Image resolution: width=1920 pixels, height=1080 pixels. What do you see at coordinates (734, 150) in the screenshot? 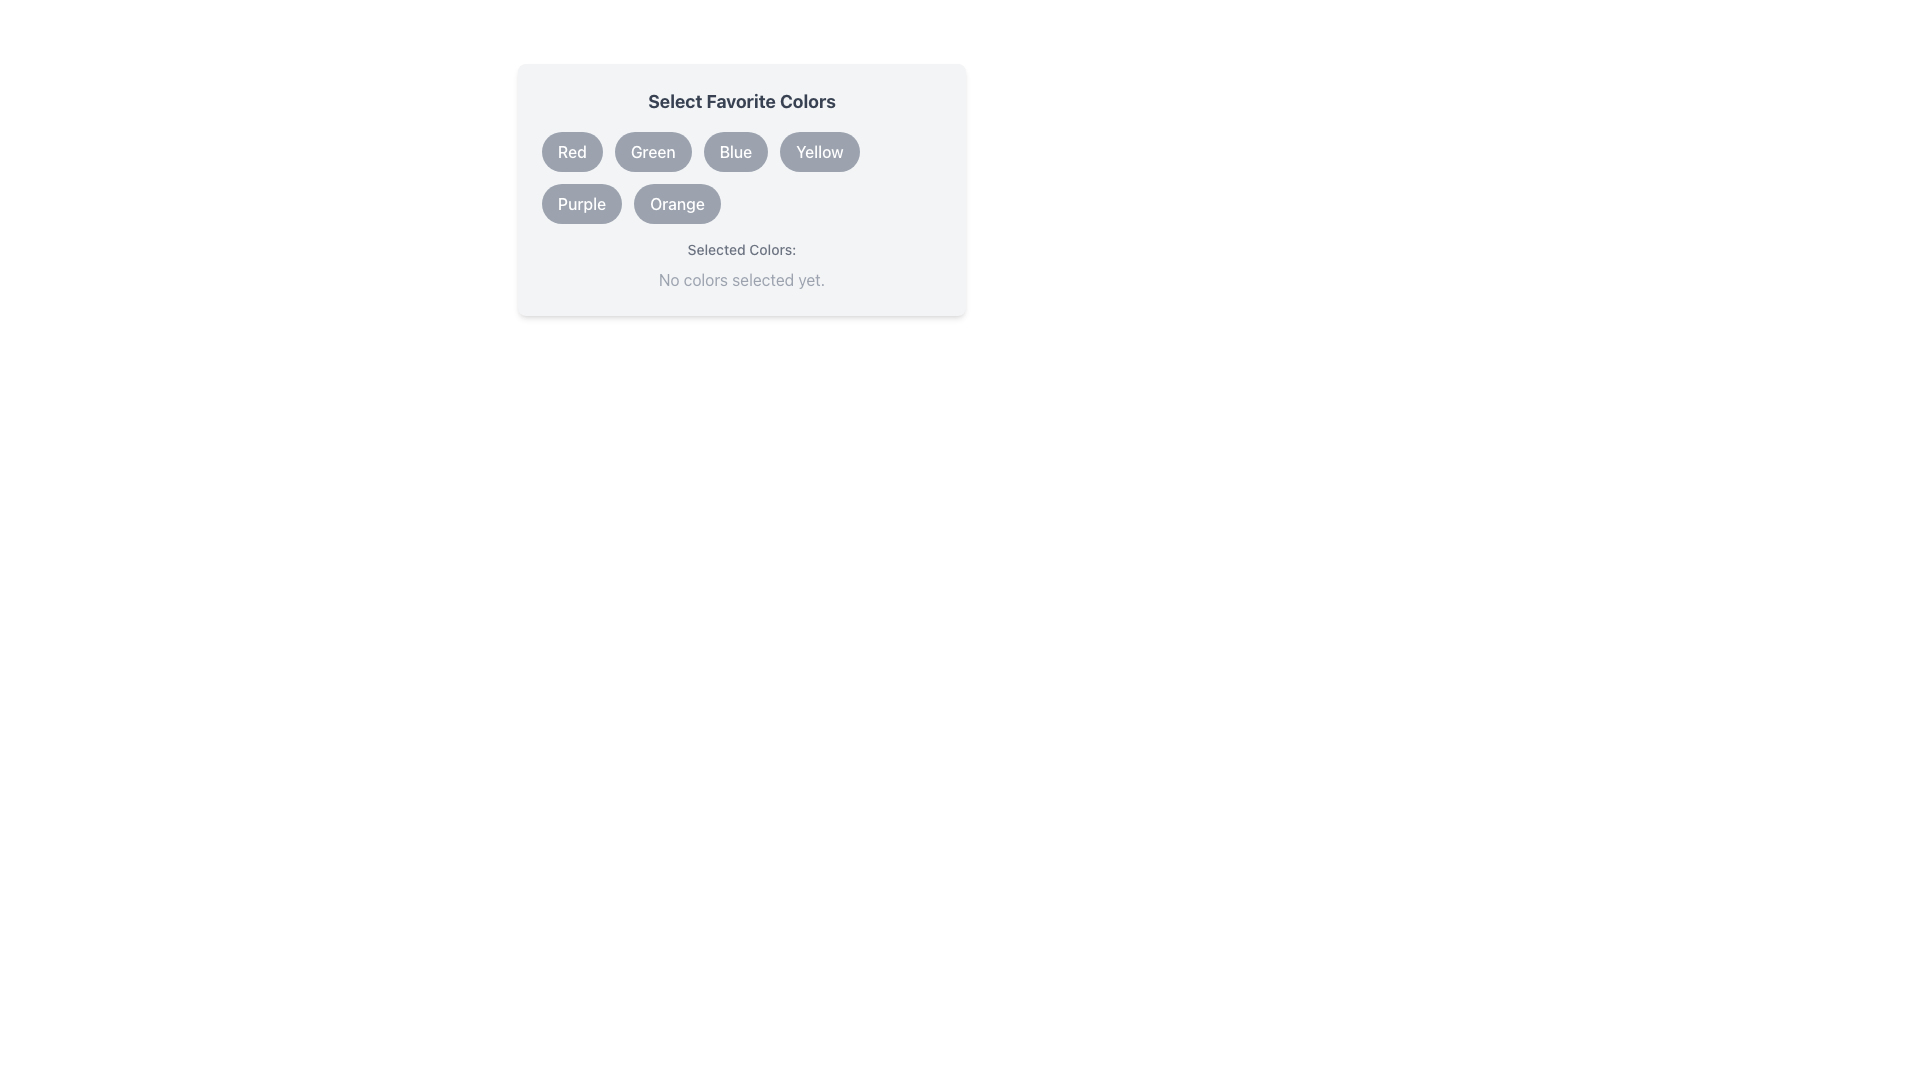
I see `the button labeled 'Blue'` at bounding box center [734, 150].